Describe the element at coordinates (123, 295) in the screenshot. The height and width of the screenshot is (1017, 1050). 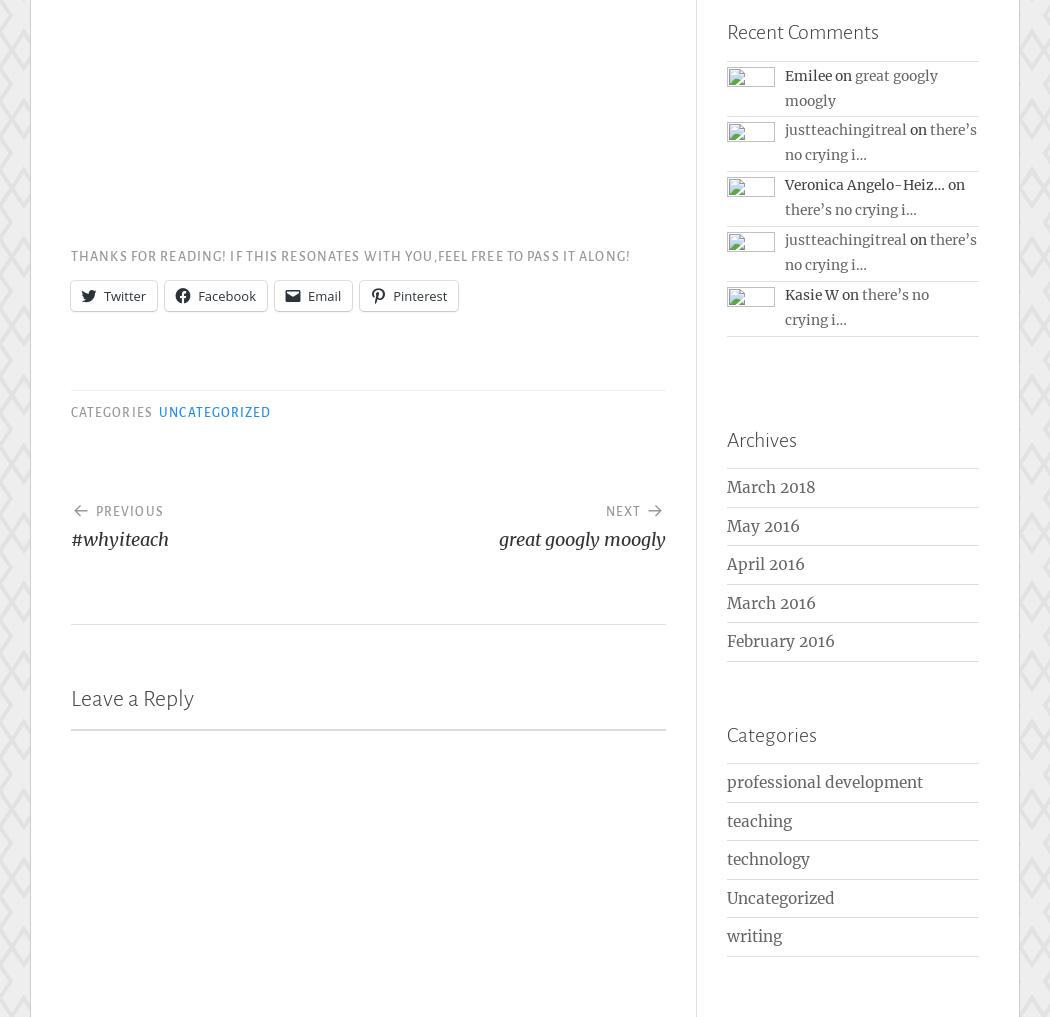
I see `'Twitter'` at that location.